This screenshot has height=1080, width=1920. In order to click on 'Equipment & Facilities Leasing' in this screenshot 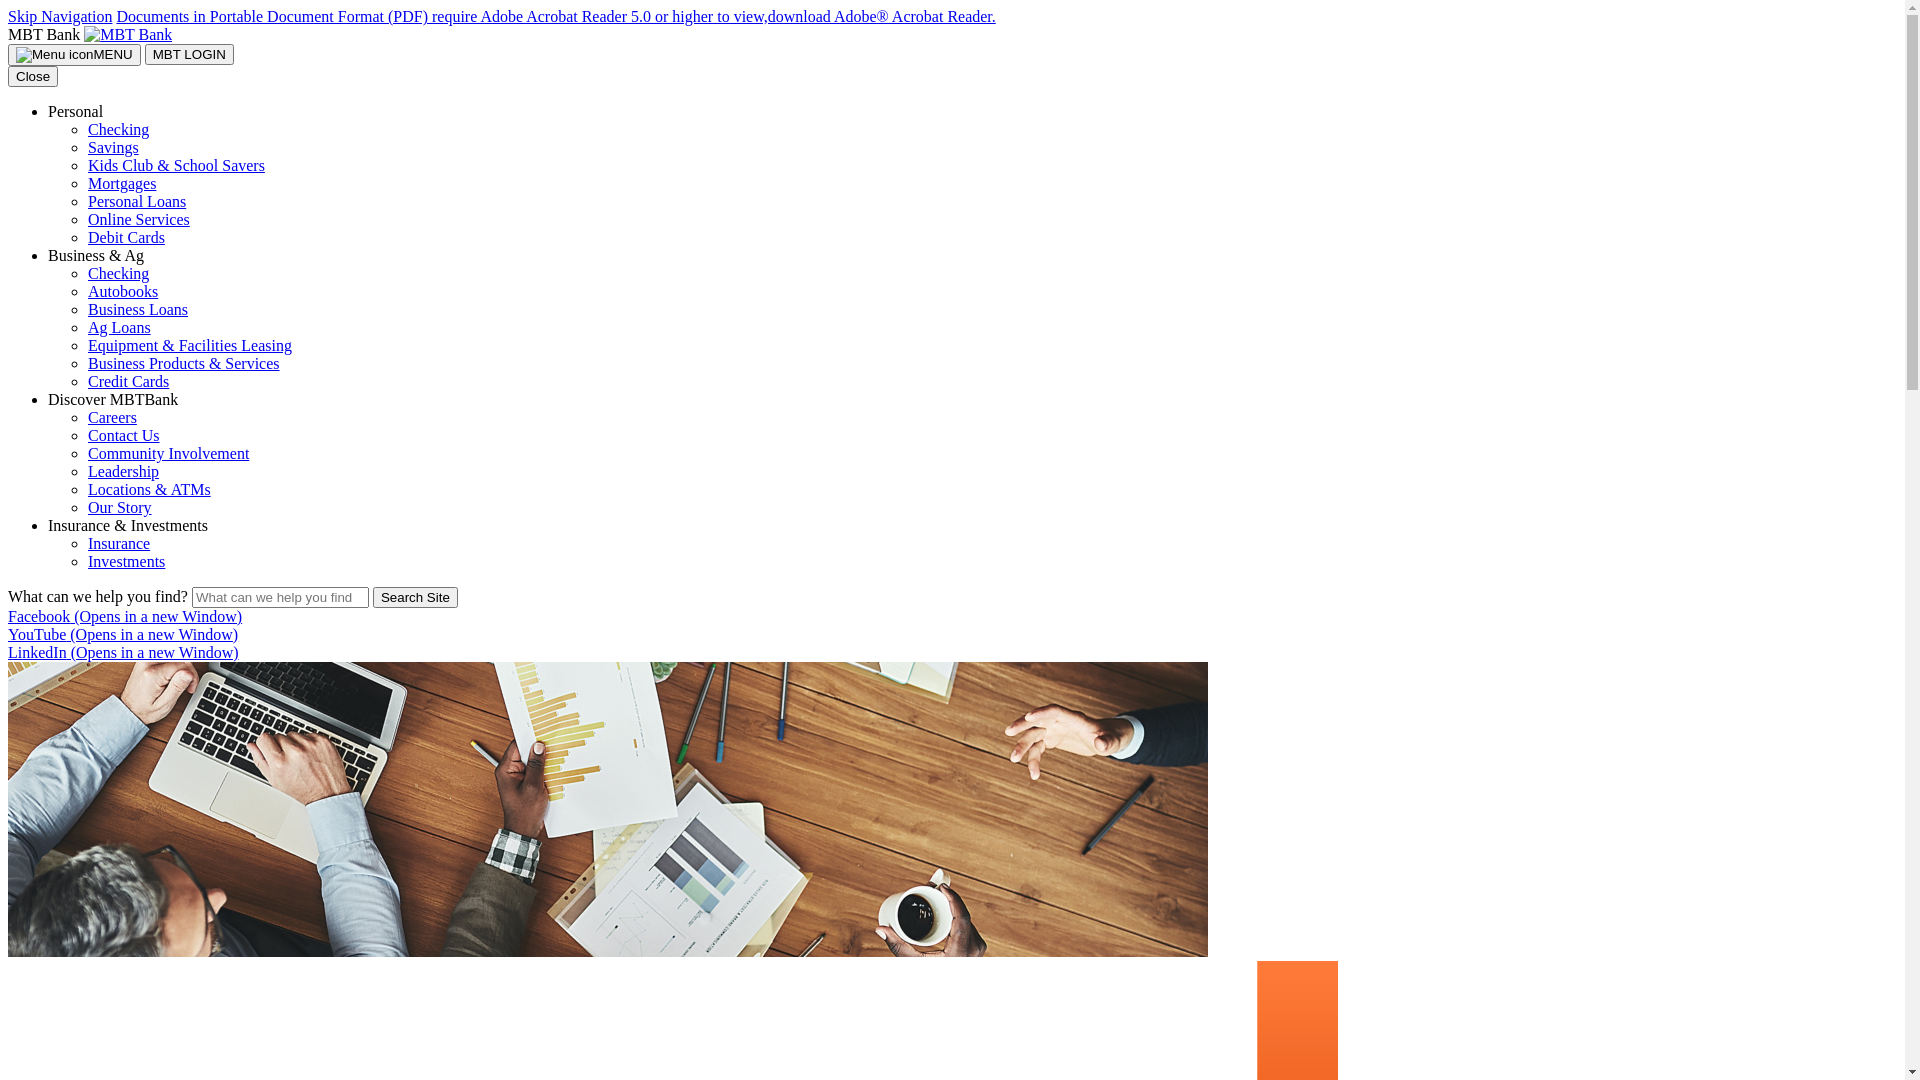, I will do `click(190, 344)`.